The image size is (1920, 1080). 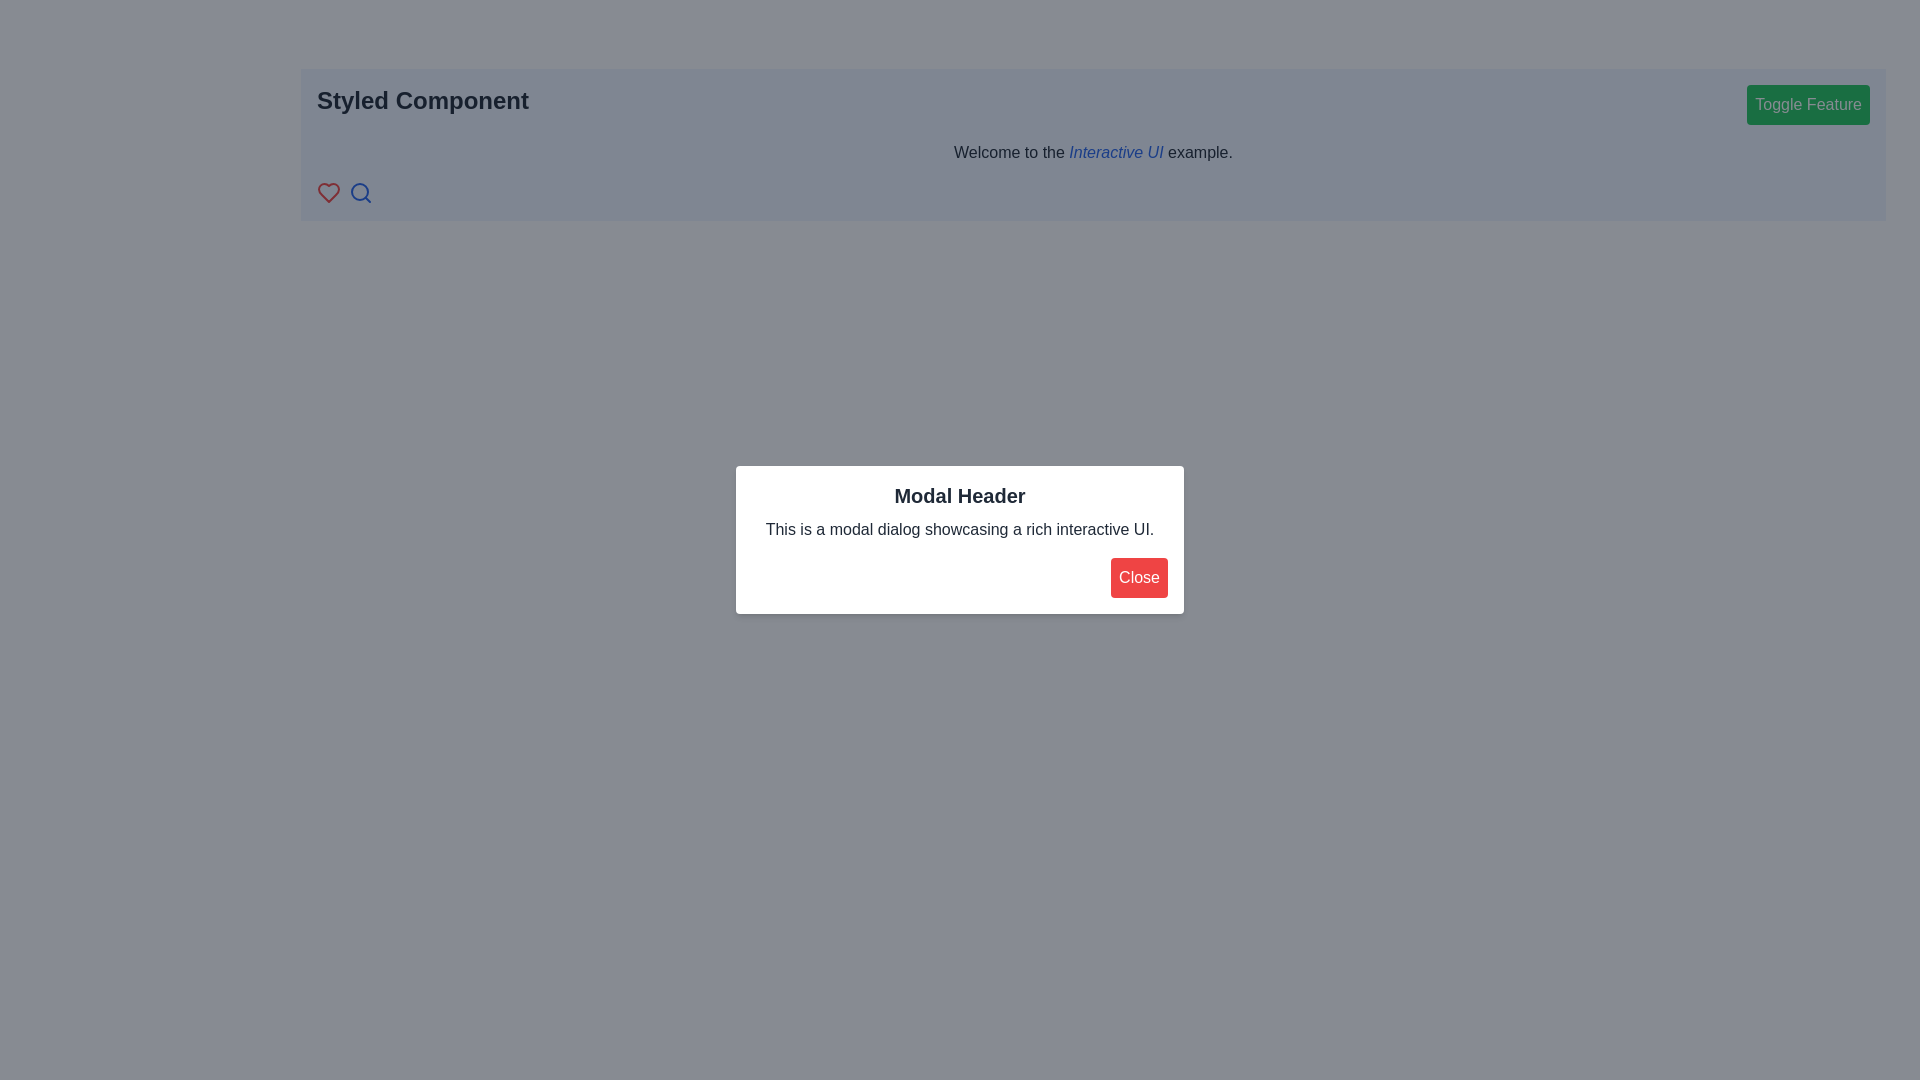 What do you see at coordinates (1115, 151) in the screenshot?
I see `the text label displaying 'Interactive UI' styled in blue for more actions` at bounding box center [1115, 151].